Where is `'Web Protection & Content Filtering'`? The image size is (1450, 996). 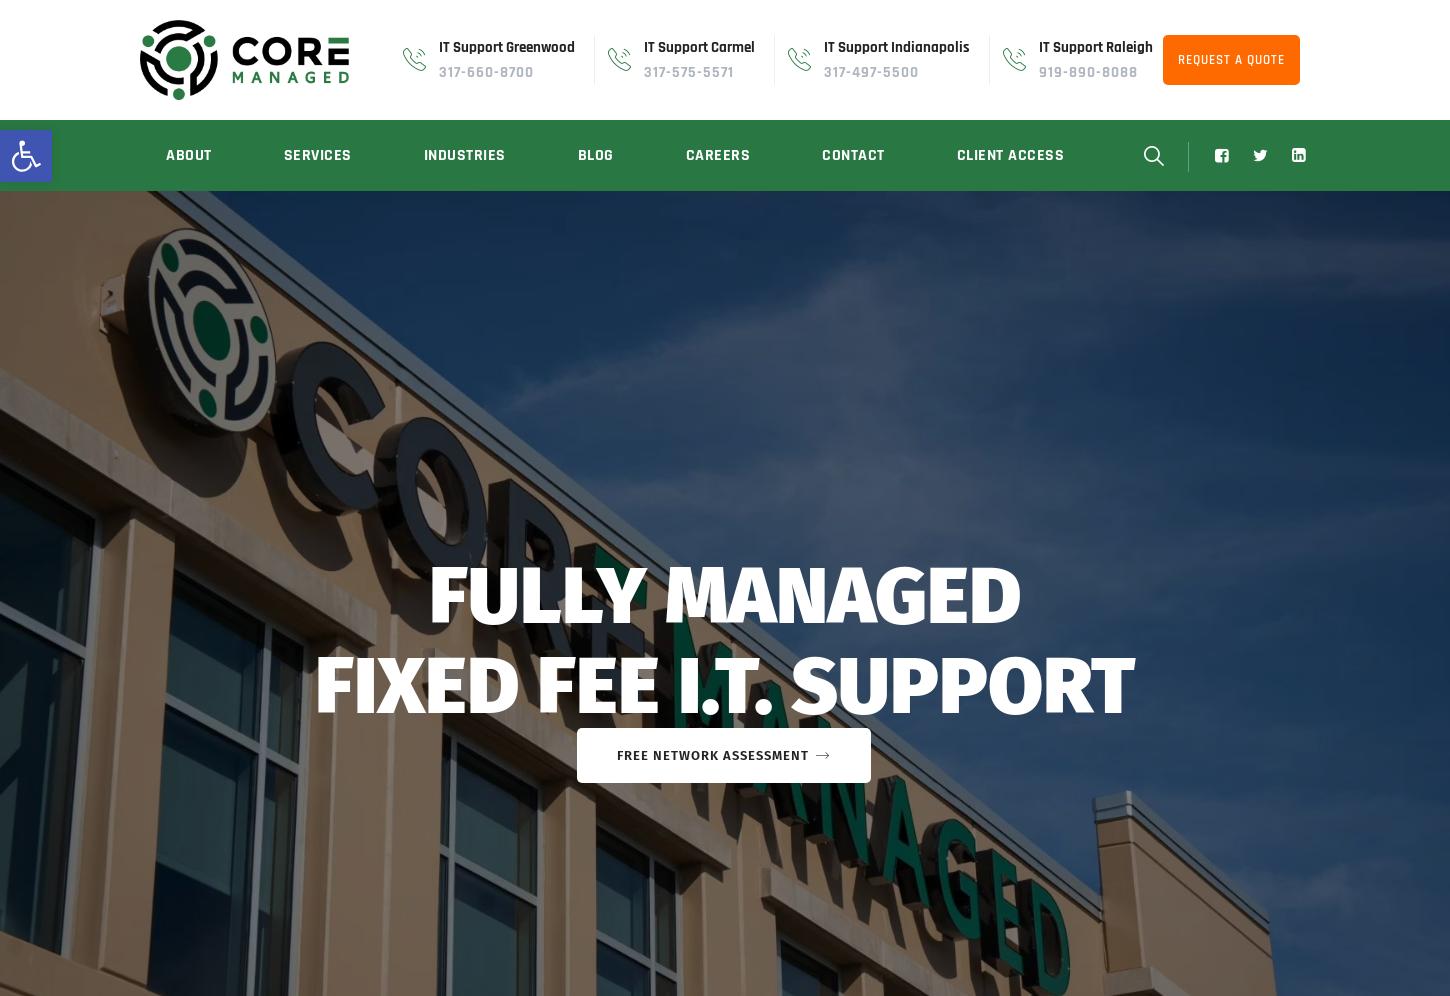 'Web Protection & Content Filtering' is located at coordinates (276, 344).